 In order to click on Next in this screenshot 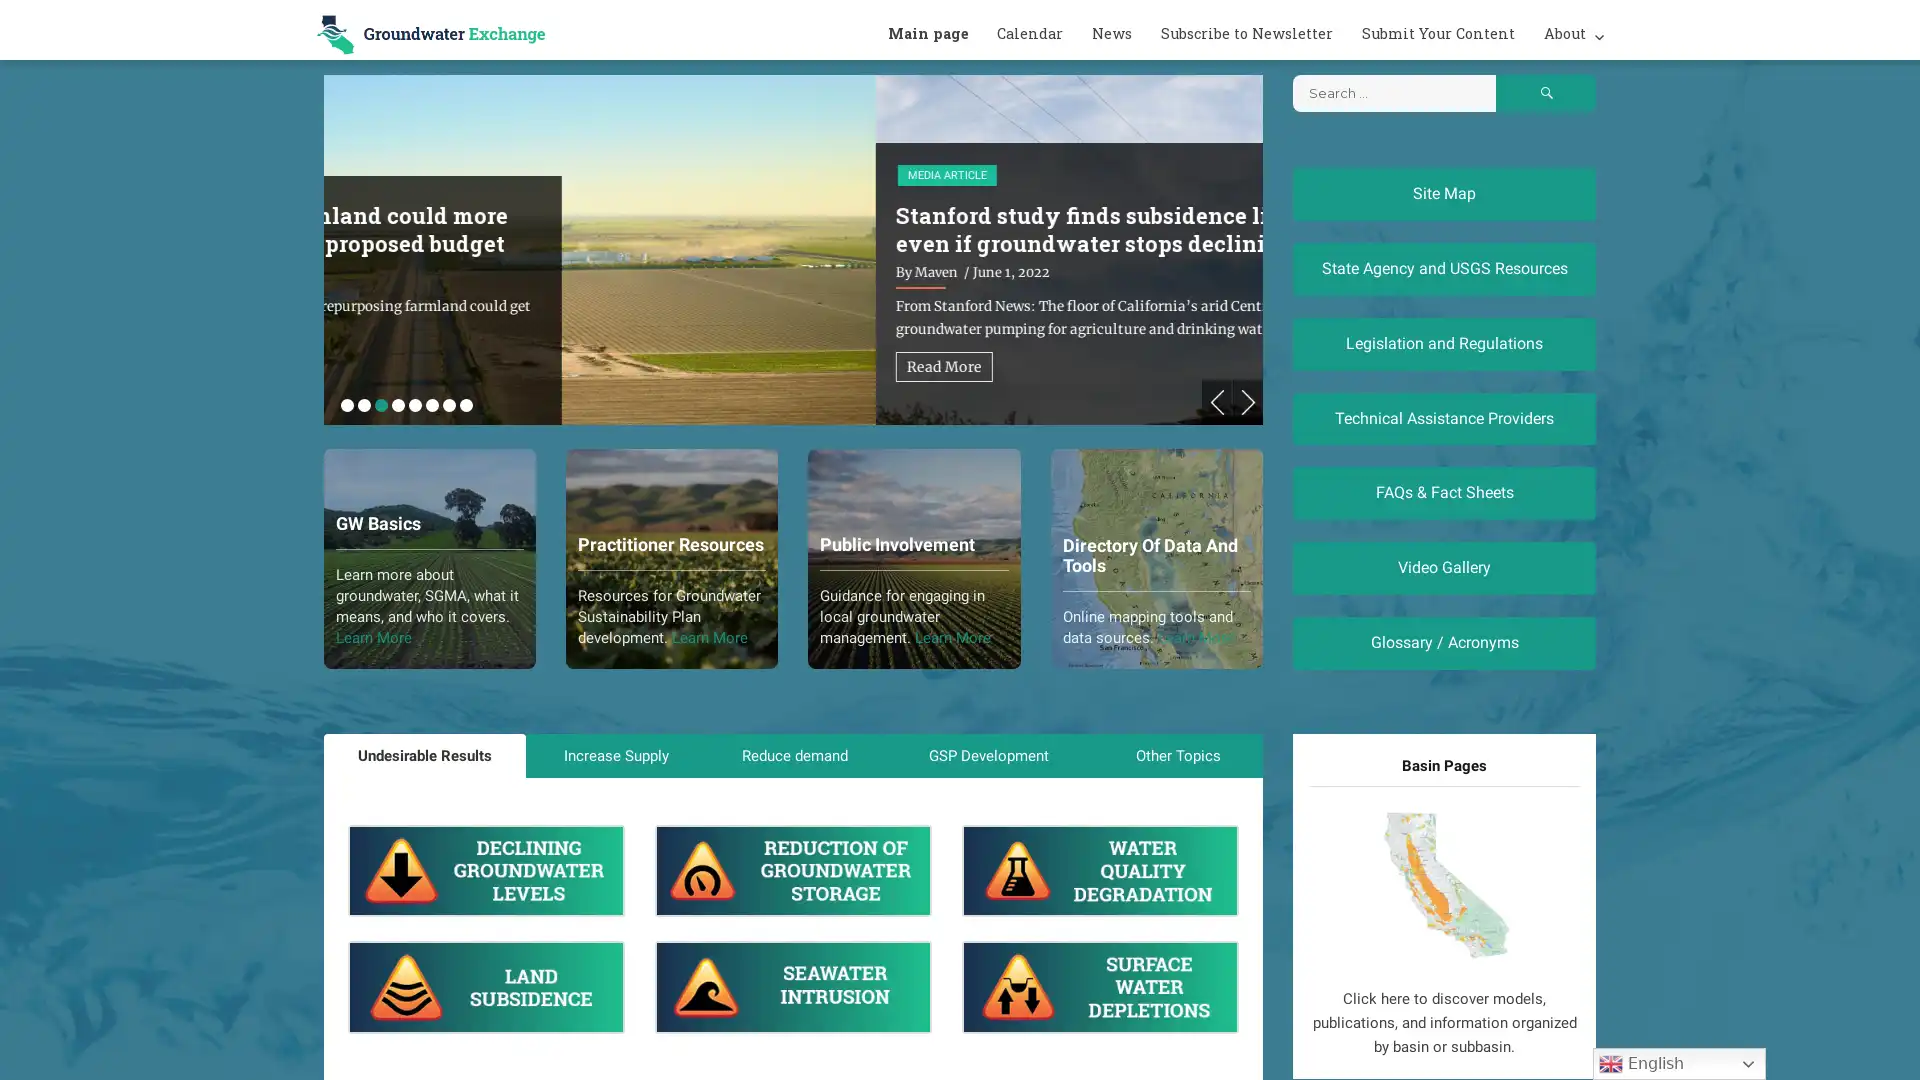, I will do `click(1247, 402)`.